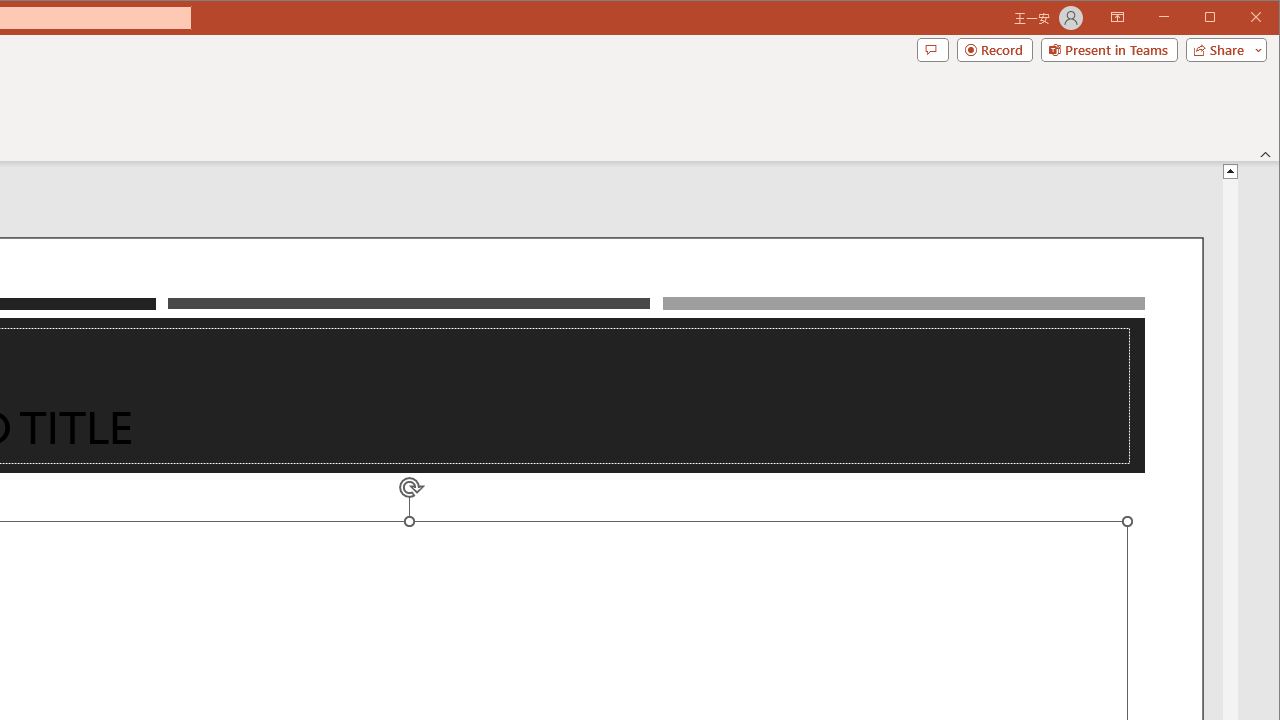 This screenshot has height=720, width=1280. What do you see at coordinates (1108, 49) in the screenshot?
I see `'Present in Teams'` at bounding box center [1108, 49].